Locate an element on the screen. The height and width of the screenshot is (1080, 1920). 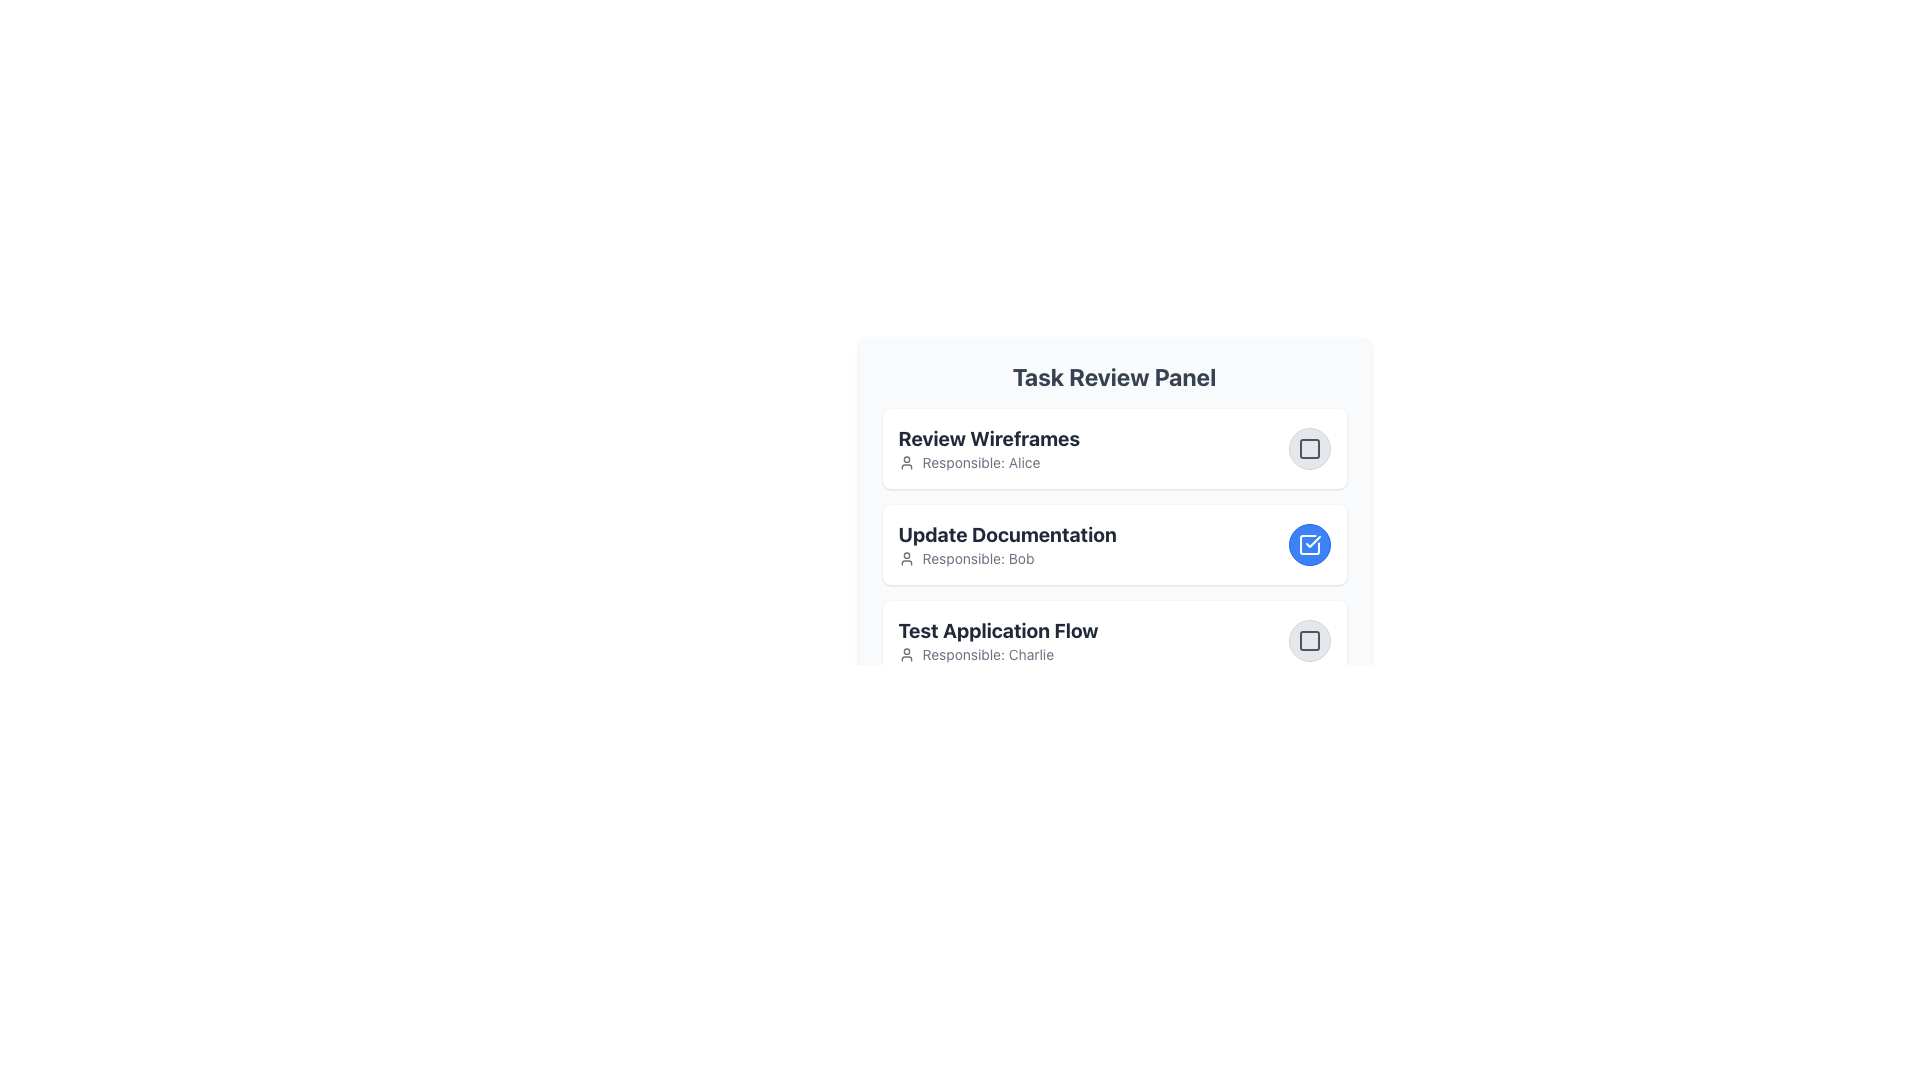
the decorative icon that signifies user responsibility information, positioned to the left of the text 'Responsible: Bob' is located at coordinates (905, 559).